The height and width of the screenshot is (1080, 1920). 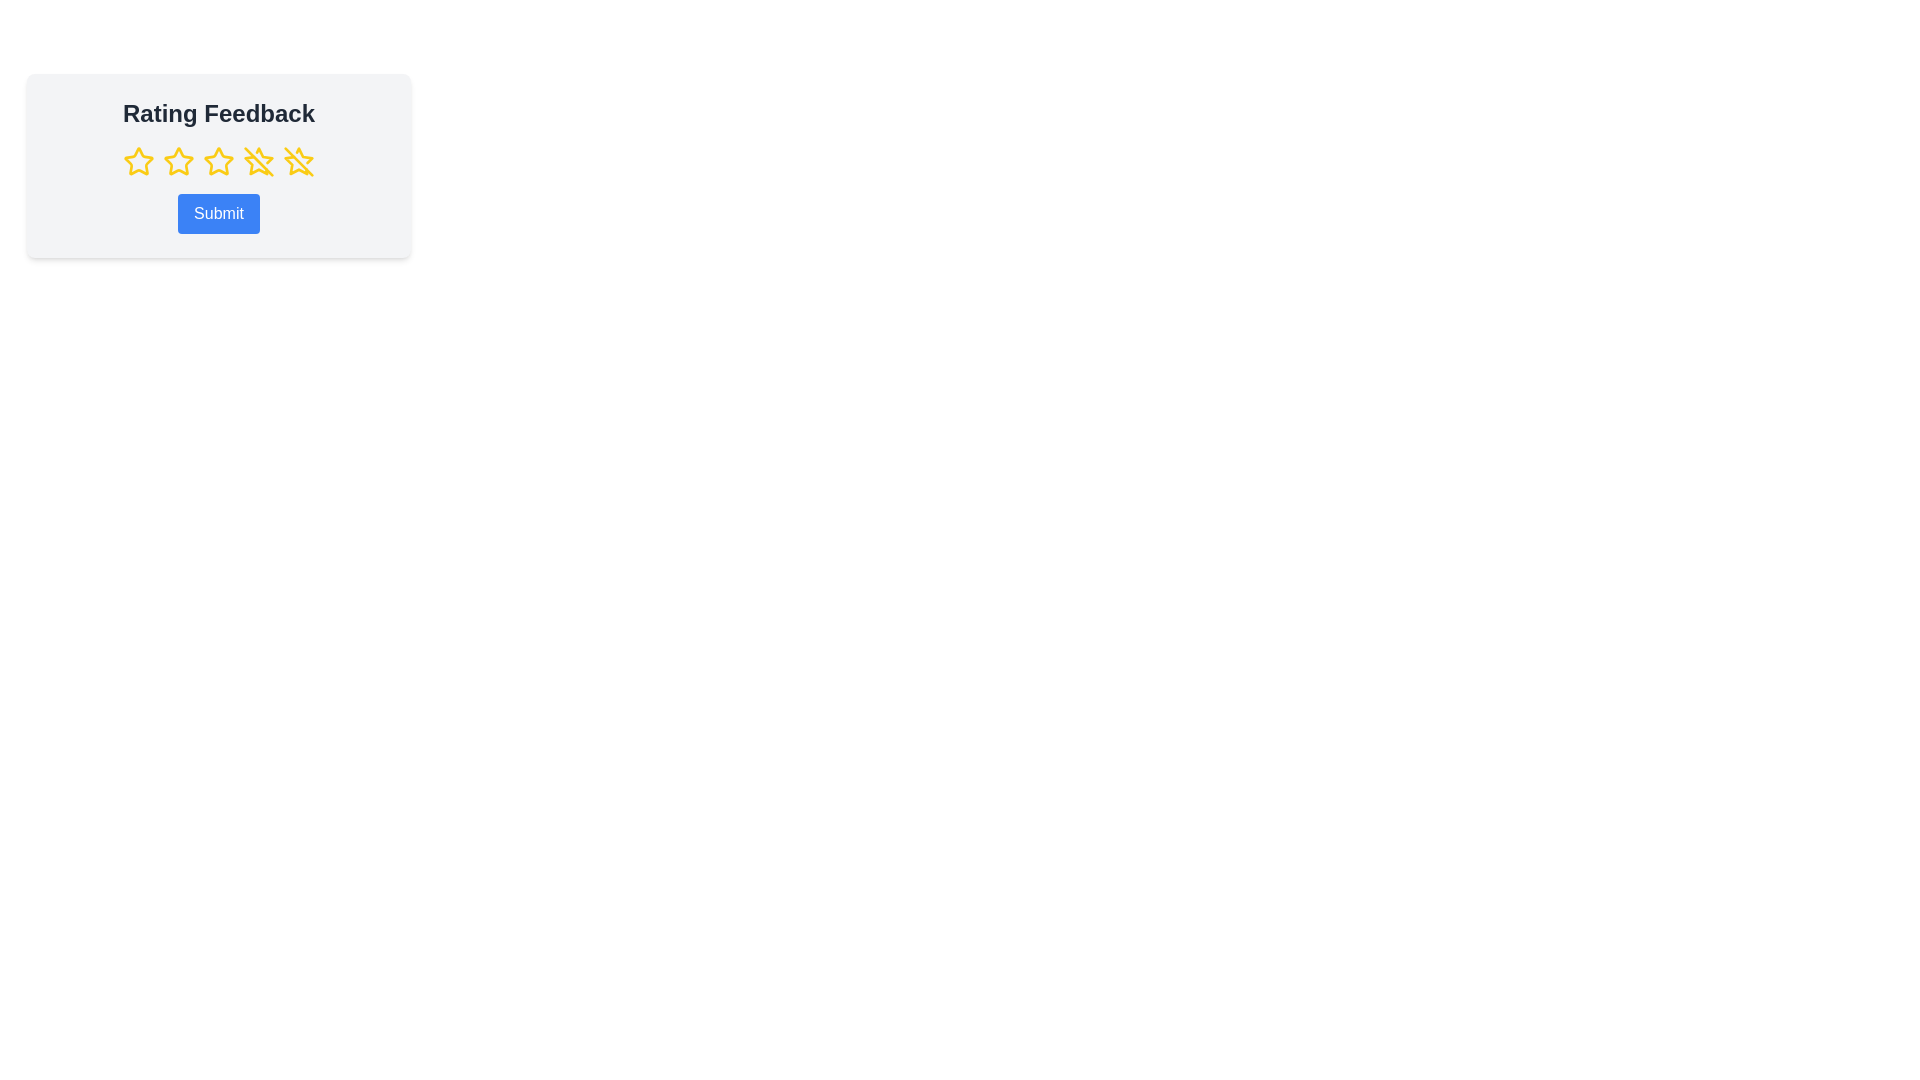 What do you see at coordinates (295, 164) in the screenshot?
I see `the fifth star icon in the rating system, which is currently disabled or deselected, located above the blue 'Submit' button` at bounding box center [295, 164].